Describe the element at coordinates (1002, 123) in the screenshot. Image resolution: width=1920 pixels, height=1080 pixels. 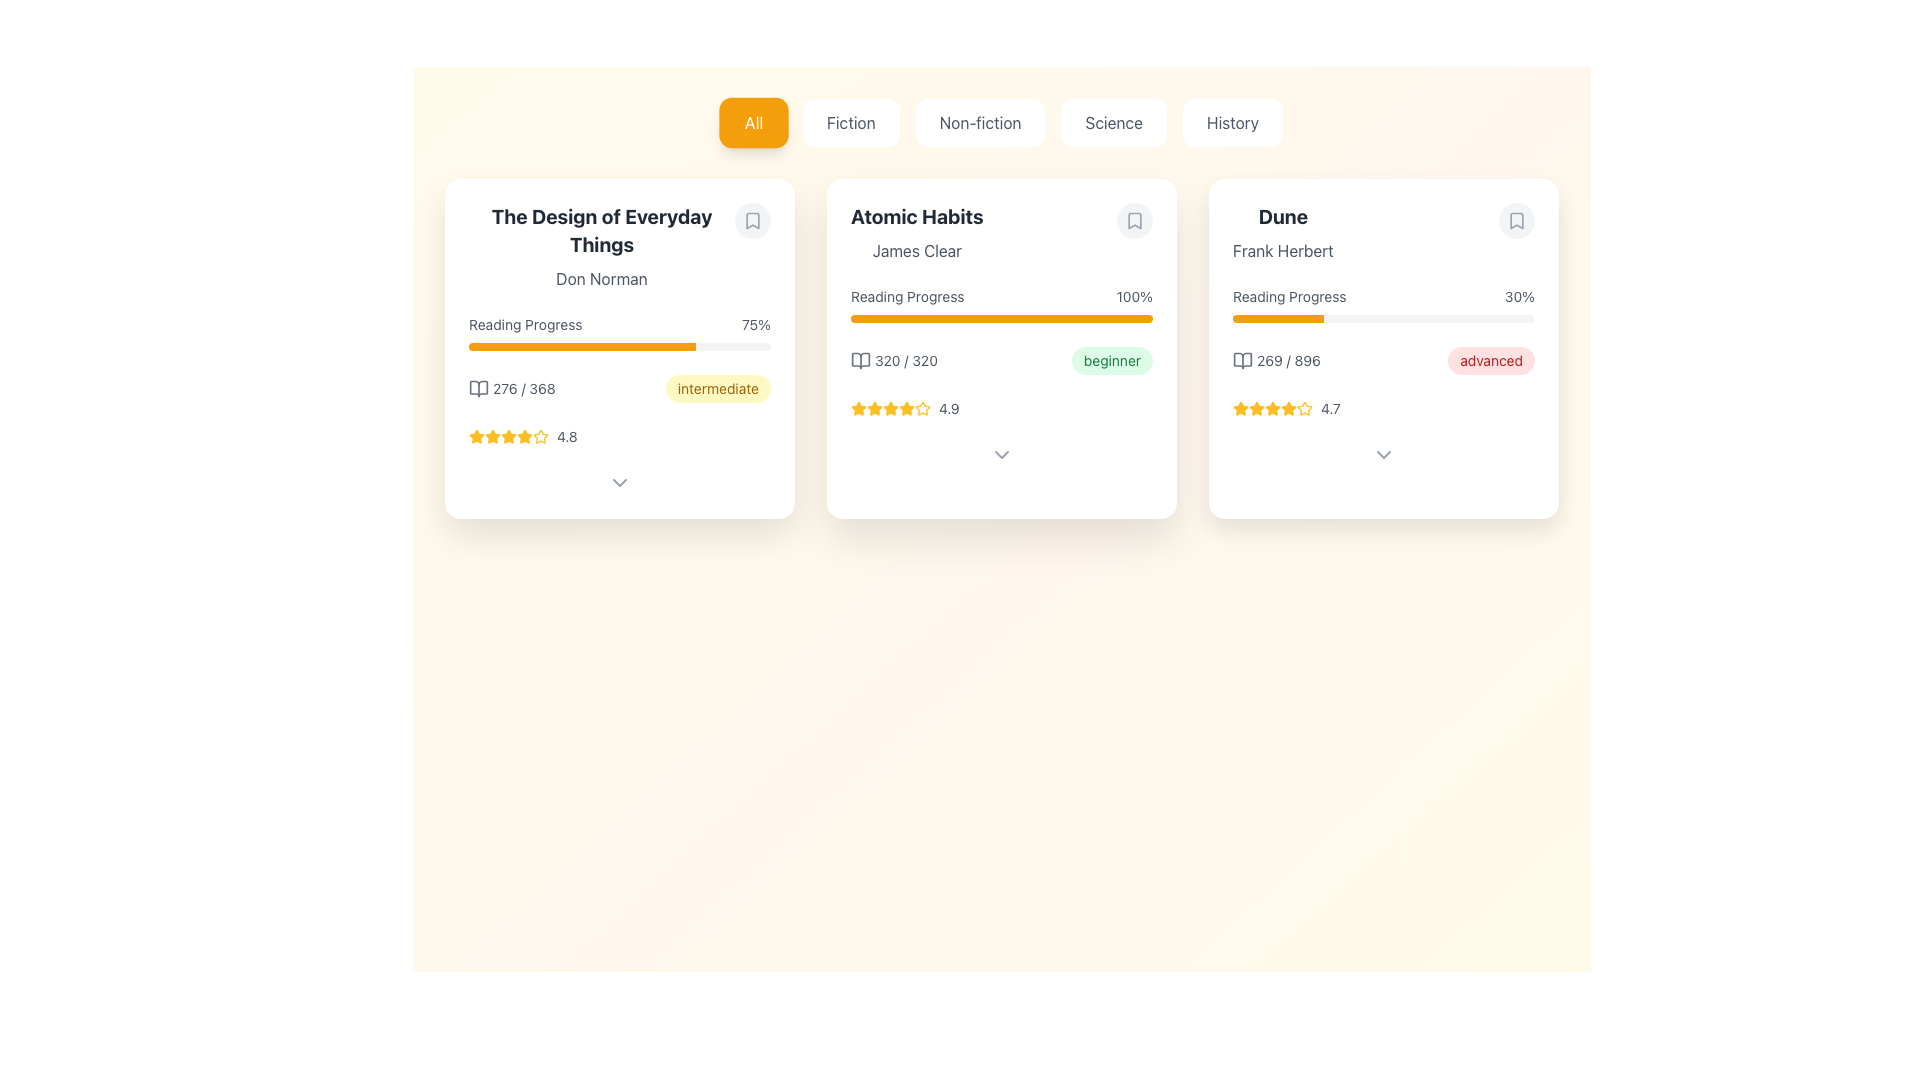
I see `the 'Non-fiction' category selector button, which is the third tab in a row of five tabs labeled 'All', 'Fiction', 'Non-fiction', 'Science', and 'History'` at that location.